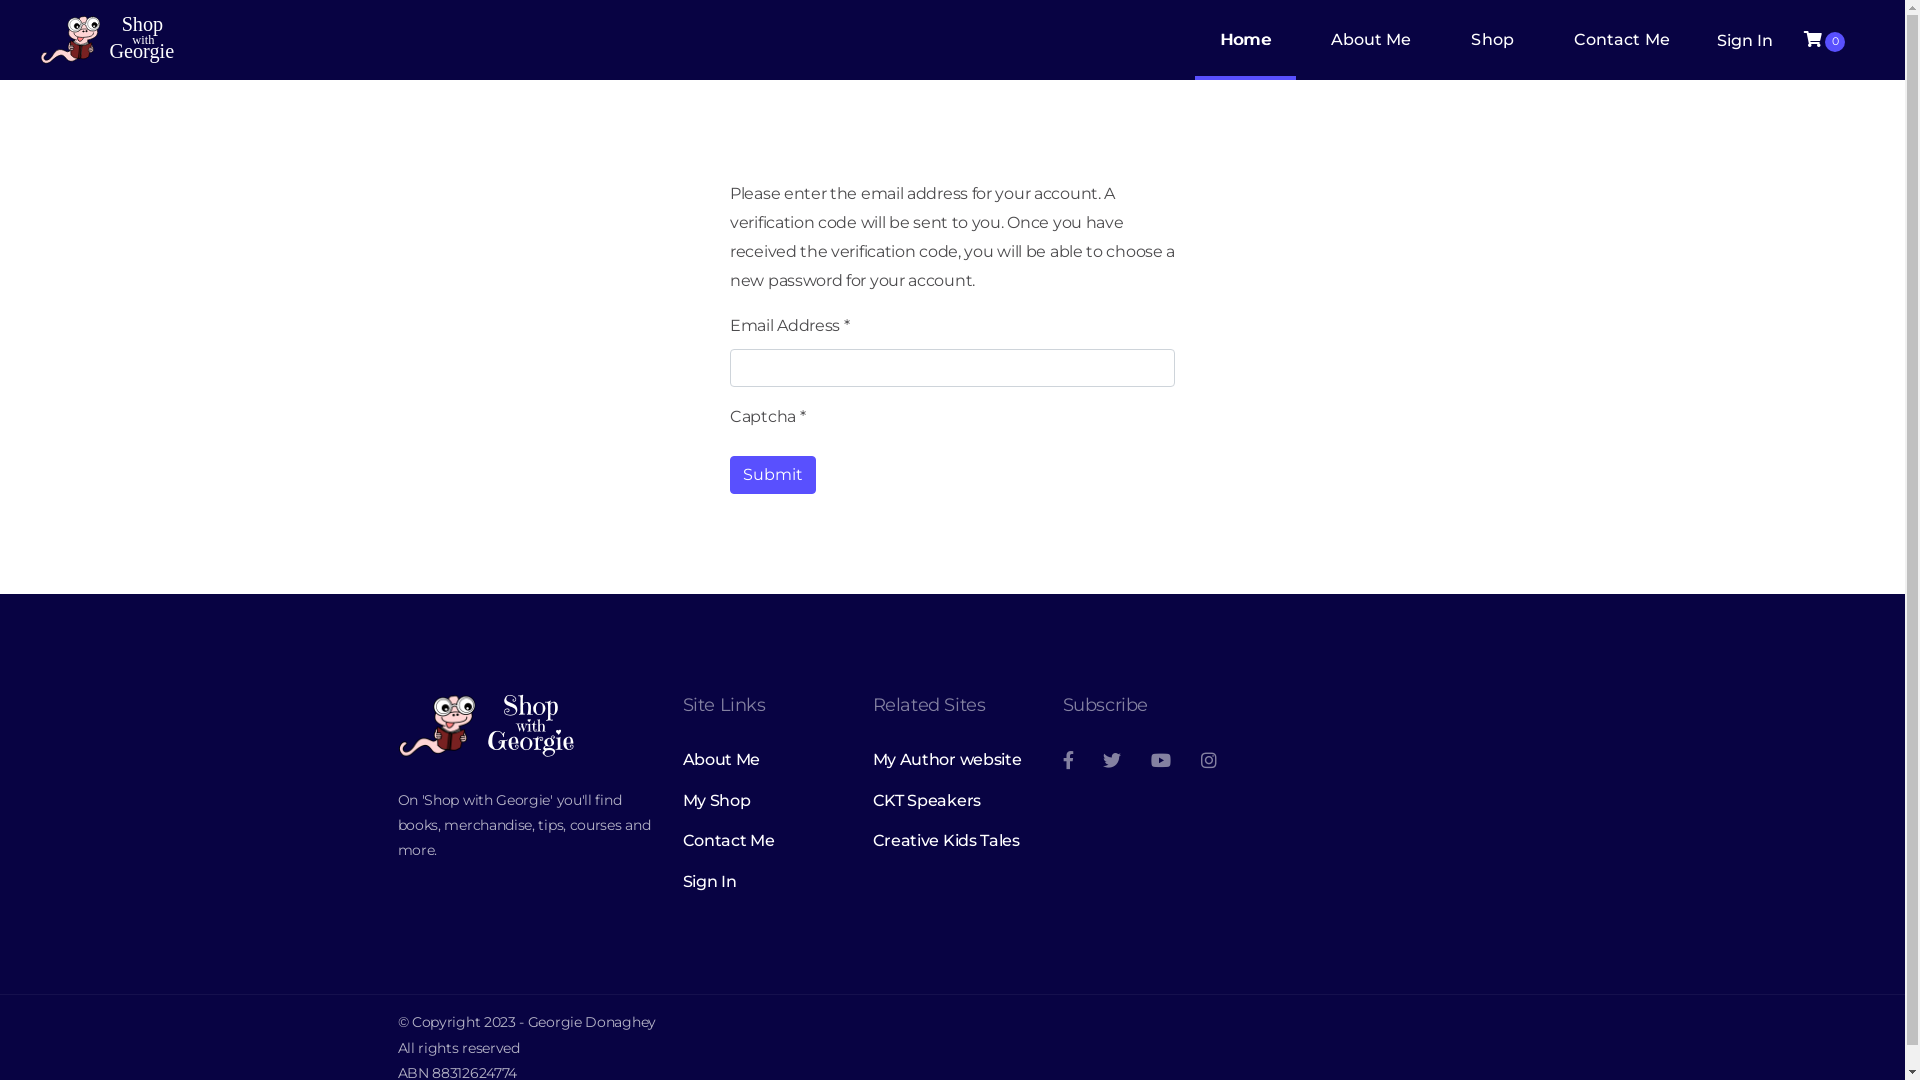 This screenshot has width=1920, height=1080. What do you see at coordinates (771, 474) in the screenshot?
I see `'Submit'` at bounding box center [771, 474].